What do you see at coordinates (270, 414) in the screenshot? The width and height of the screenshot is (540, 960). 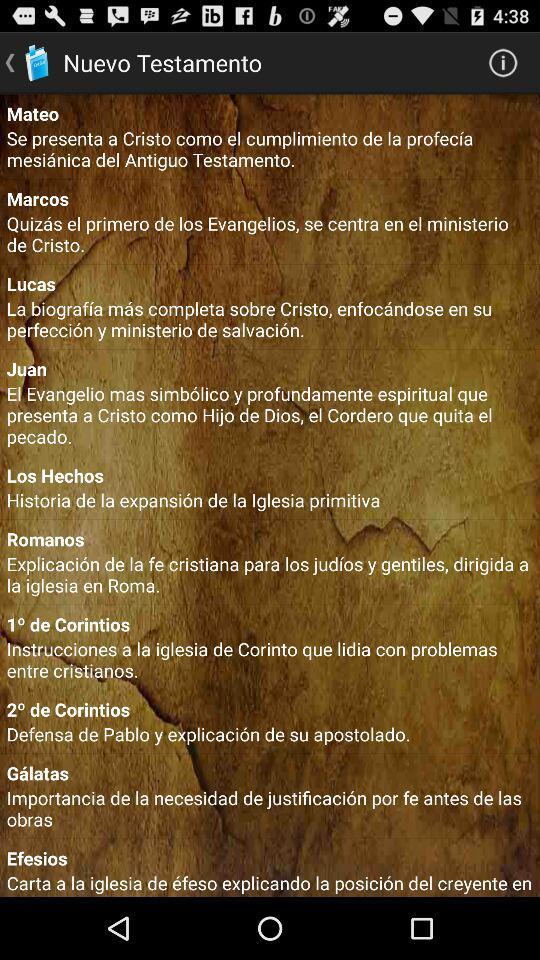 I see `el evangelio mas item` at bounding box center [270, 414].